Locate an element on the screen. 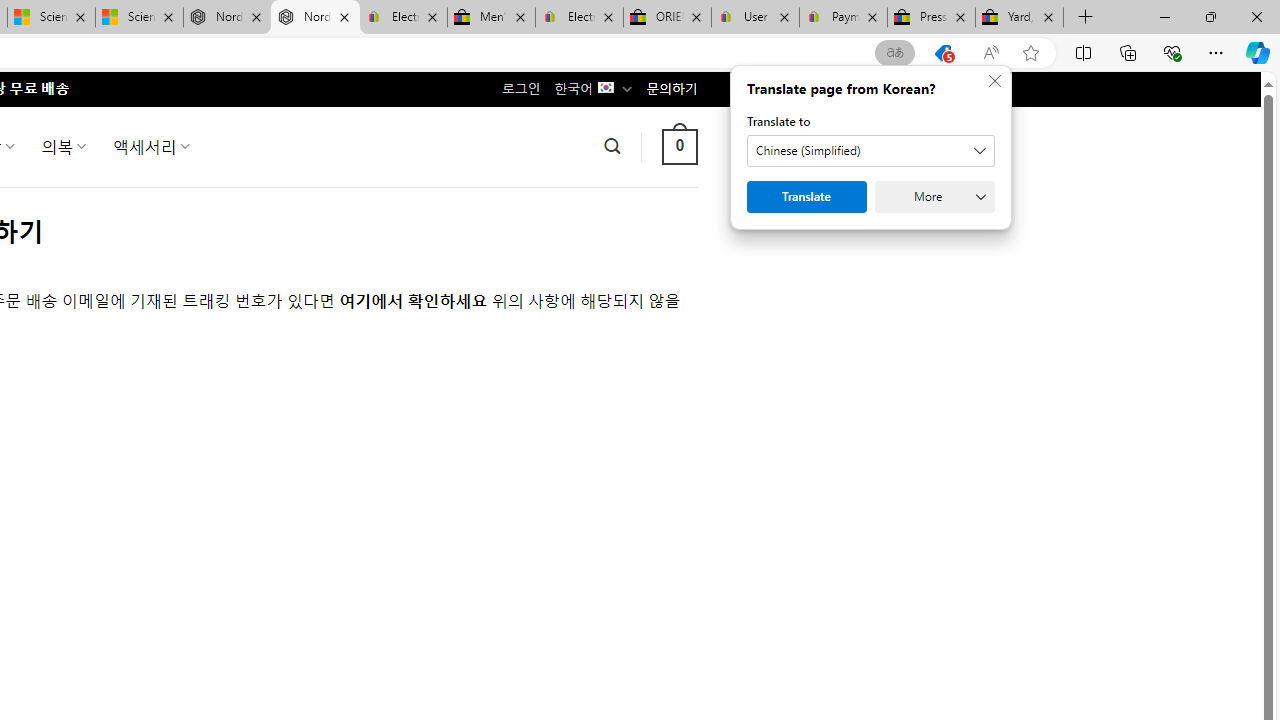 Image resolution: width=1280 pixels, height=720 pixels. 'This site has coupons! Shopping in Microsoft Edge, 5' is located at coordinates (942, 52).